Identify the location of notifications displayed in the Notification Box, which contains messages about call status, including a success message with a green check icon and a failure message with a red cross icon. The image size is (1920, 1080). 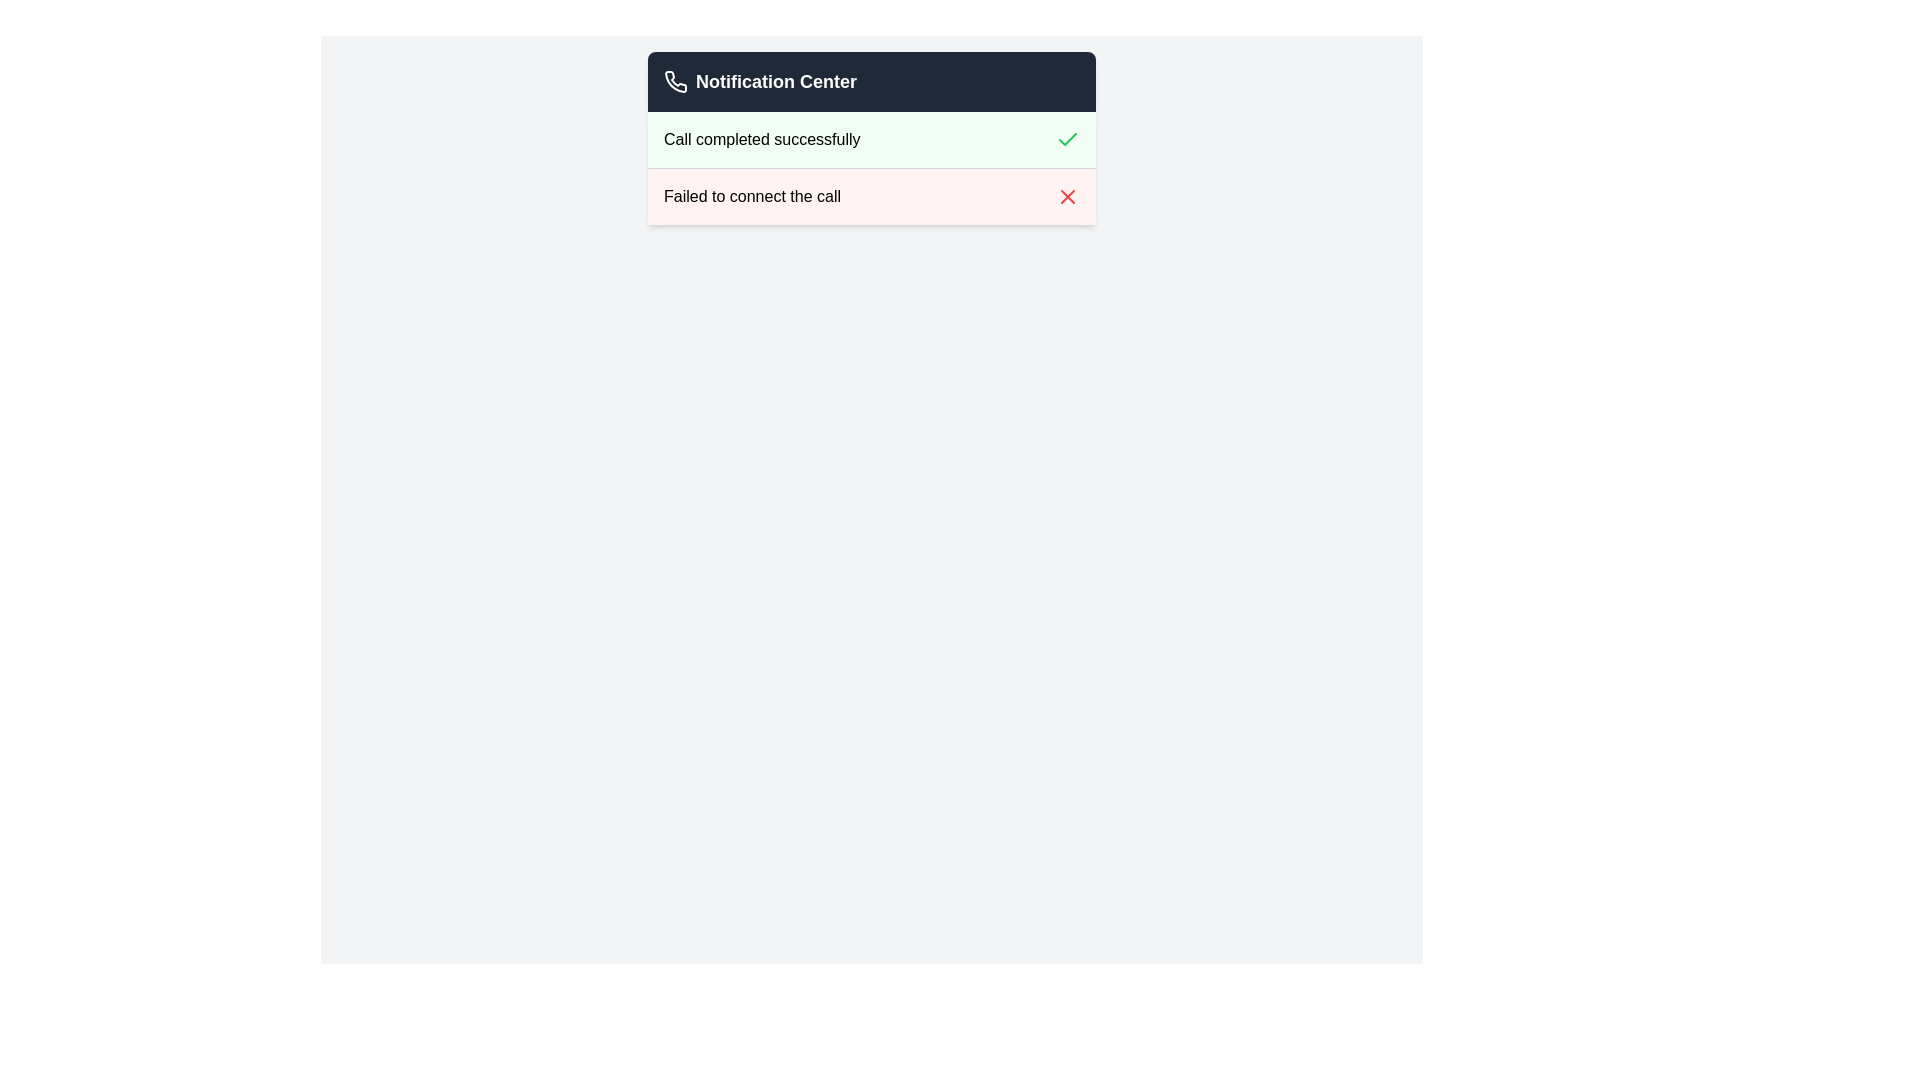
(872, 137).